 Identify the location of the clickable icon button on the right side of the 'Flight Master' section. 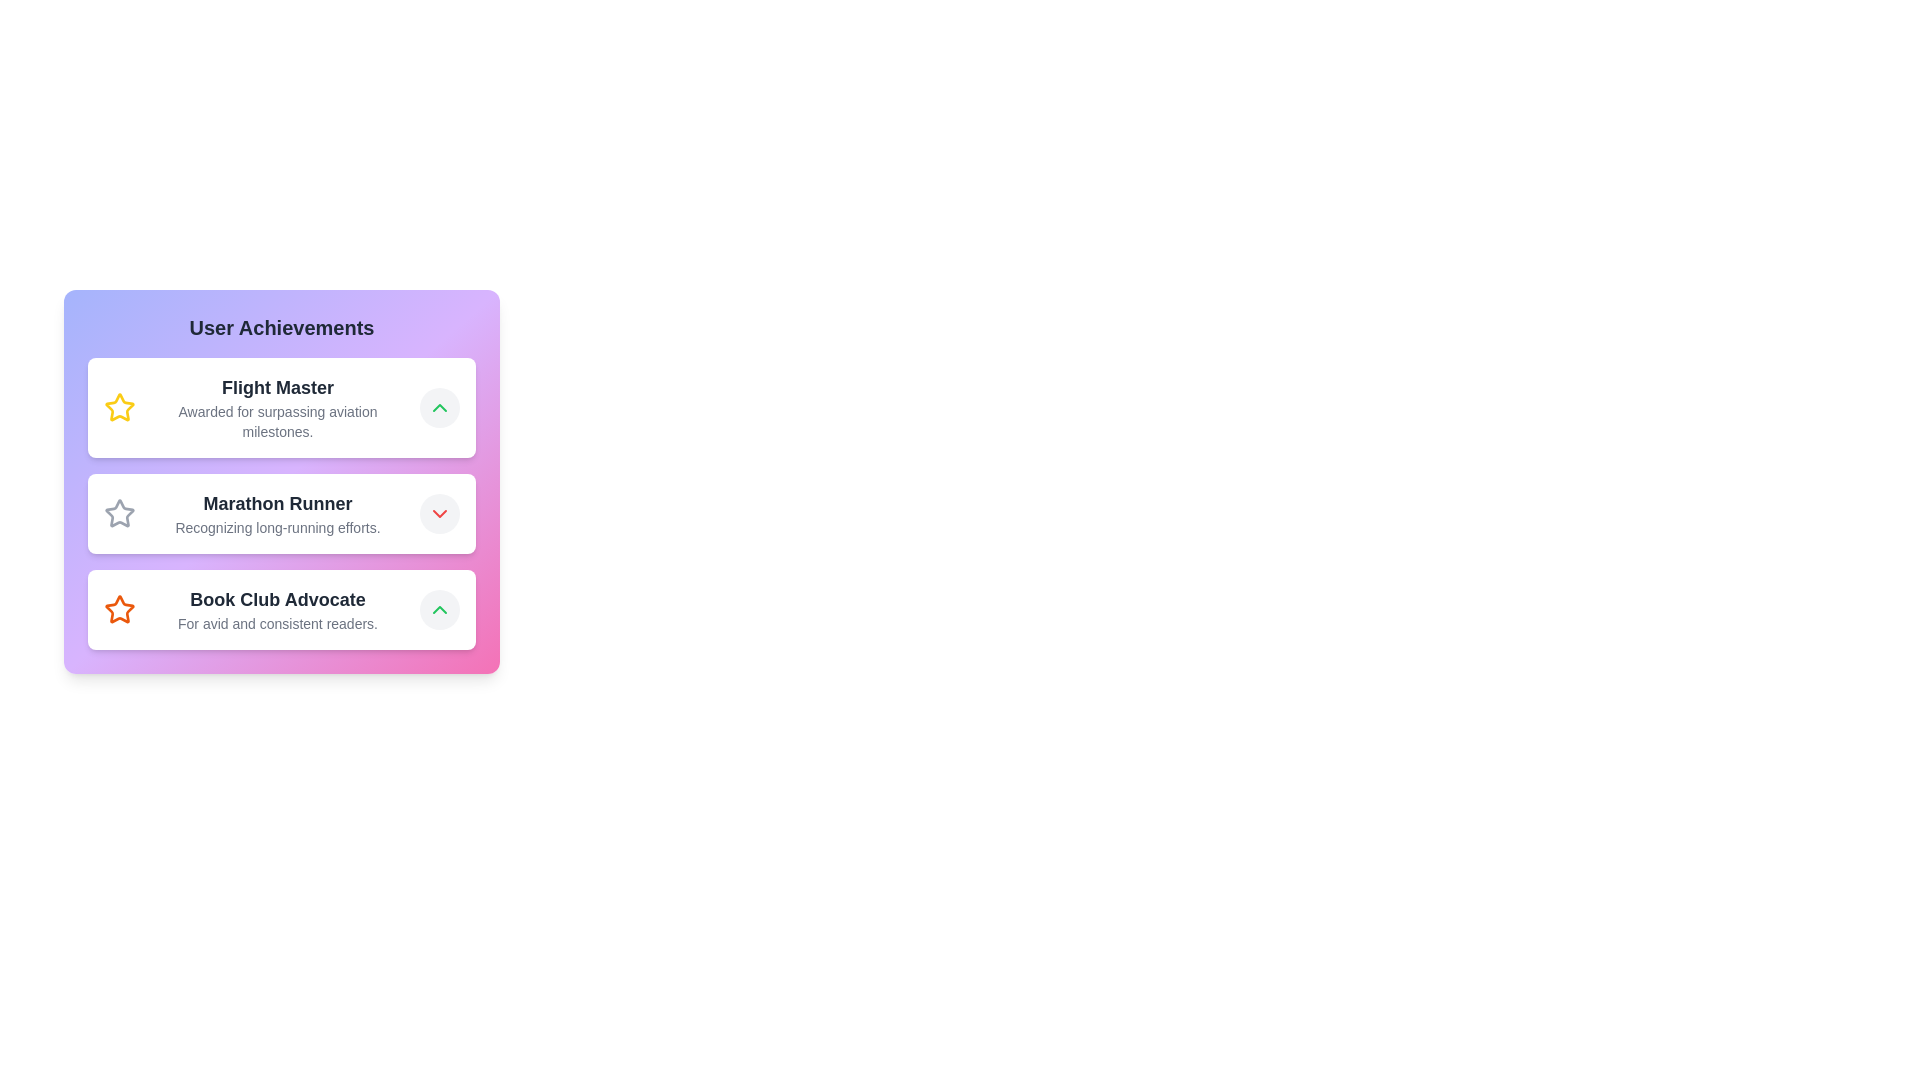
(439, 407).